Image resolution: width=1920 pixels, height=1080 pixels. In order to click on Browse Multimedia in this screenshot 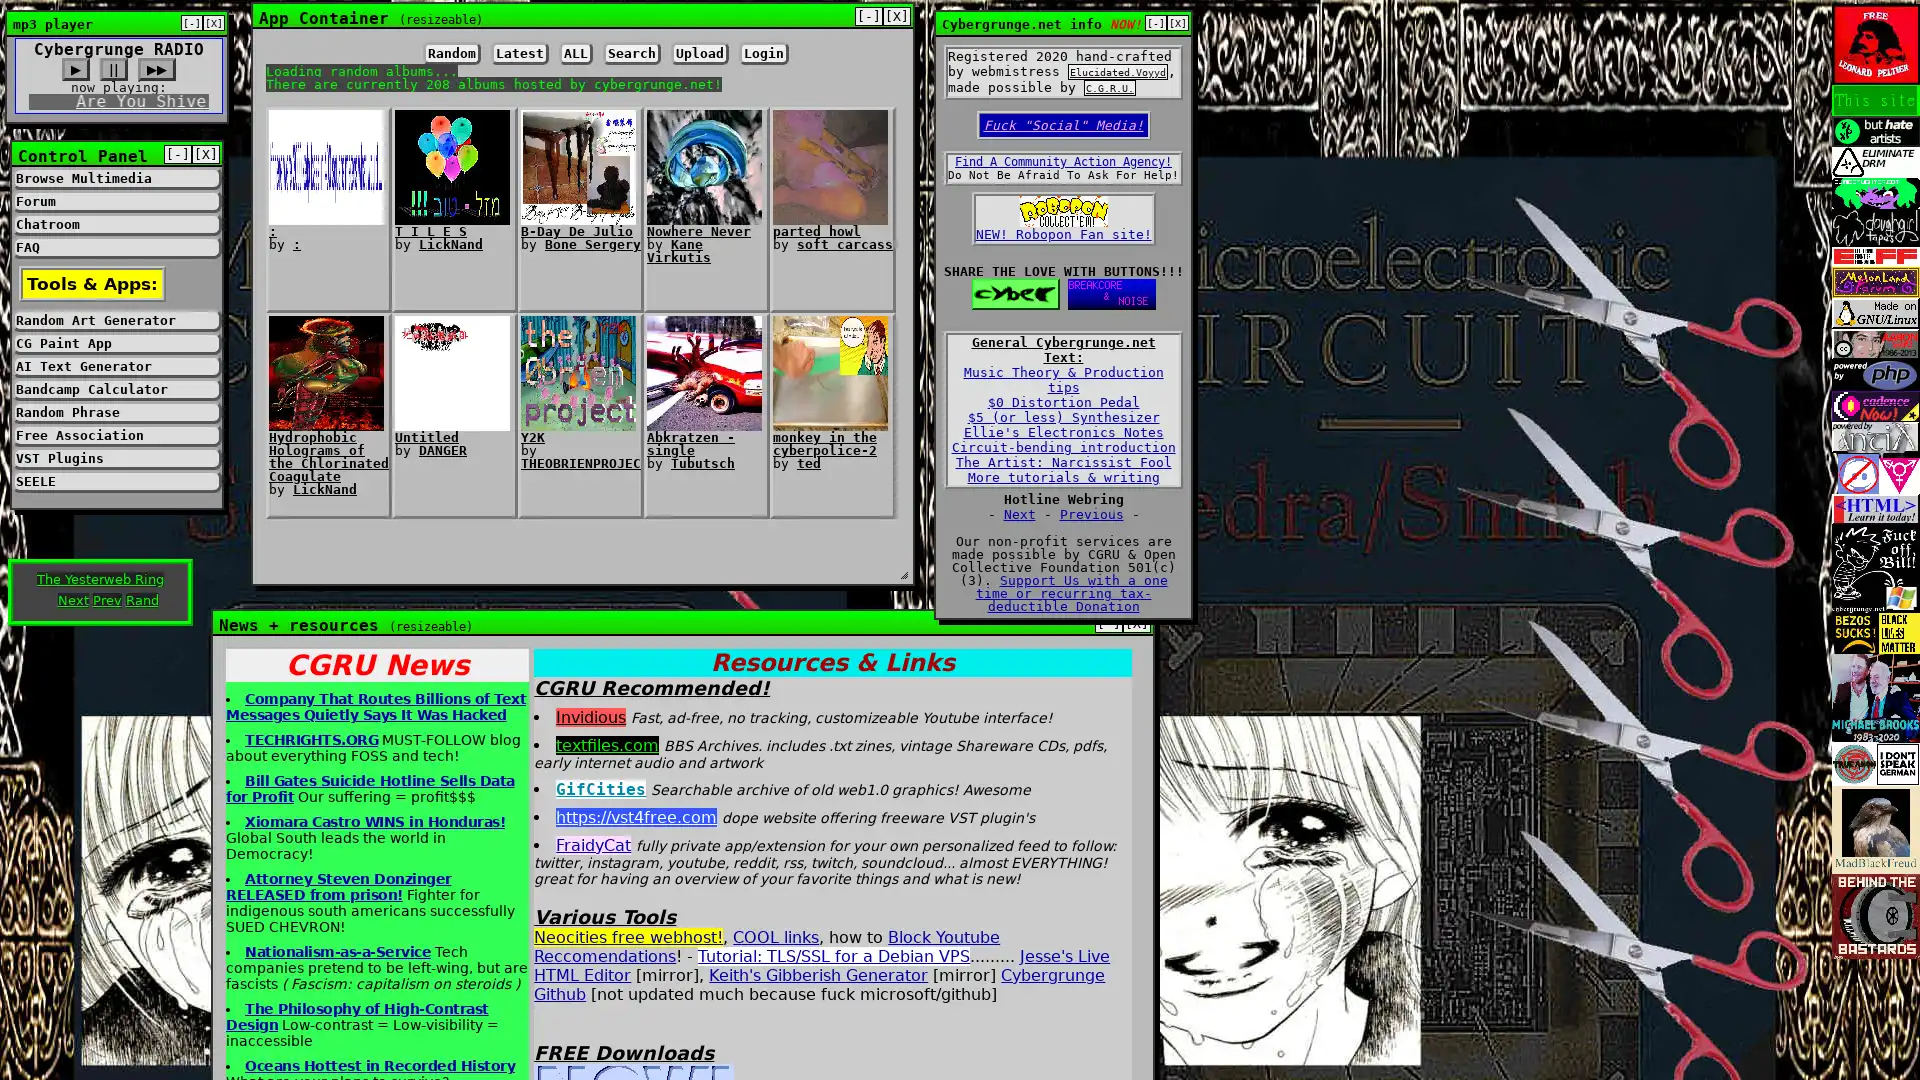, I will do `click(115, 177)`.